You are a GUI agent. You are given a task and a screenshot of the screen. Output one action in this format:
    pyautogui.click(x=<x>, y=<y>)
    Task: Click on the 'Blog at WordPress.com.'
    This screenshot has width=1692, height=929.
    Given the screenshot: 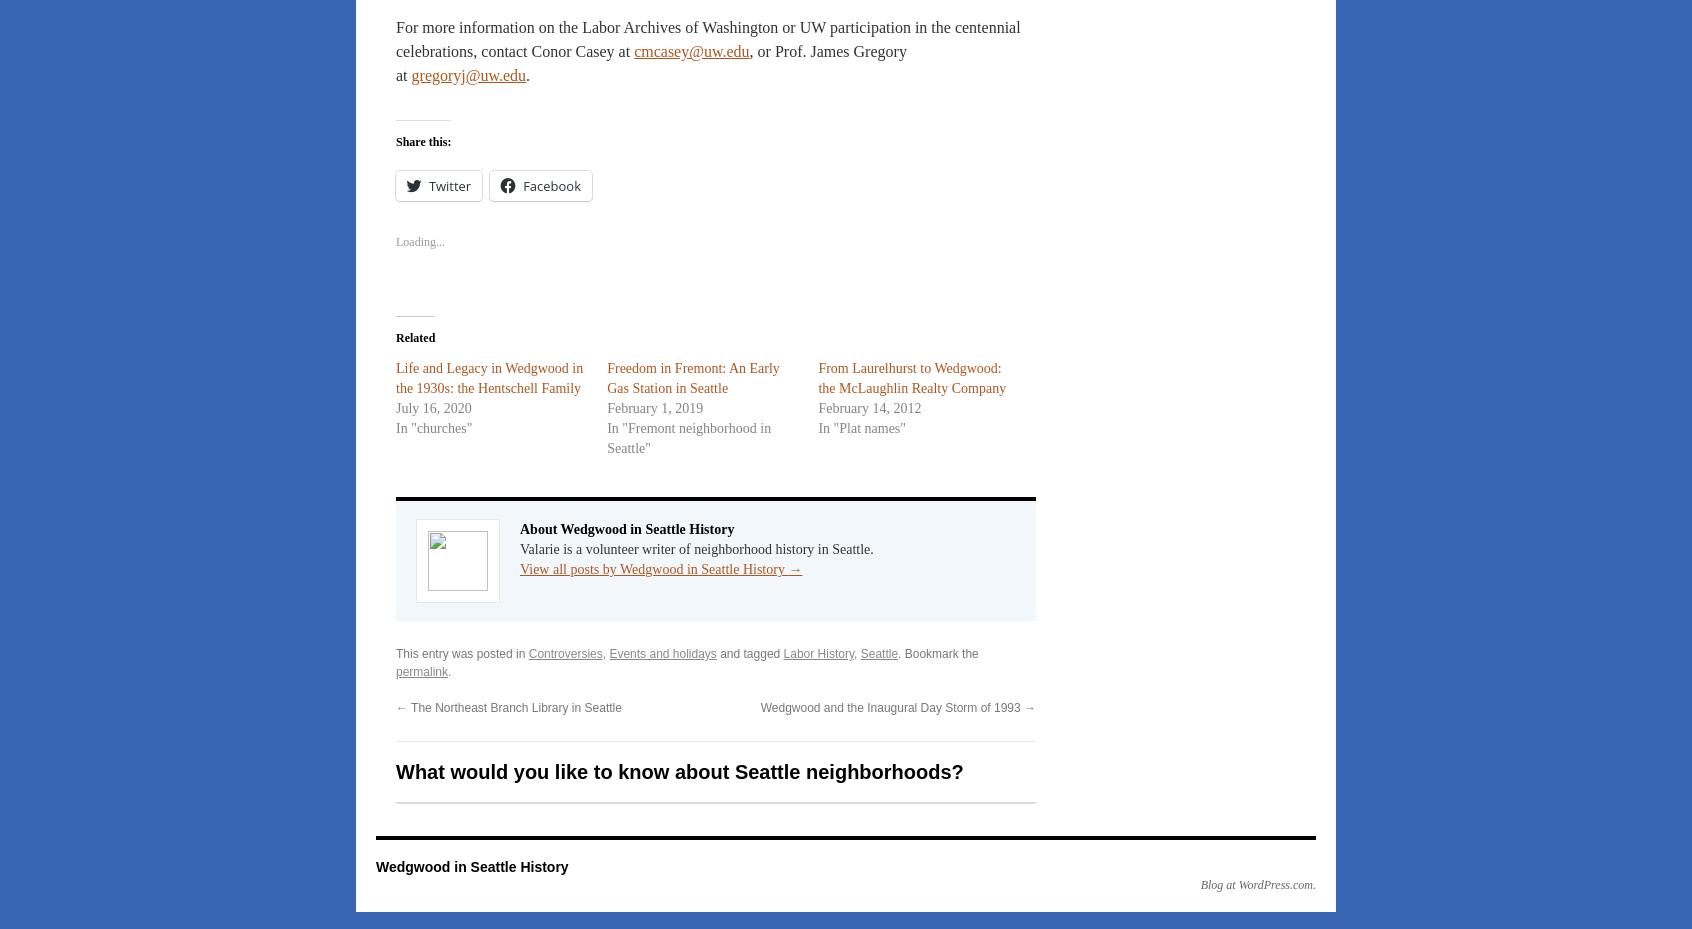 What is the action you would take?
    pyautogui.click(x=1258, y=884)
    